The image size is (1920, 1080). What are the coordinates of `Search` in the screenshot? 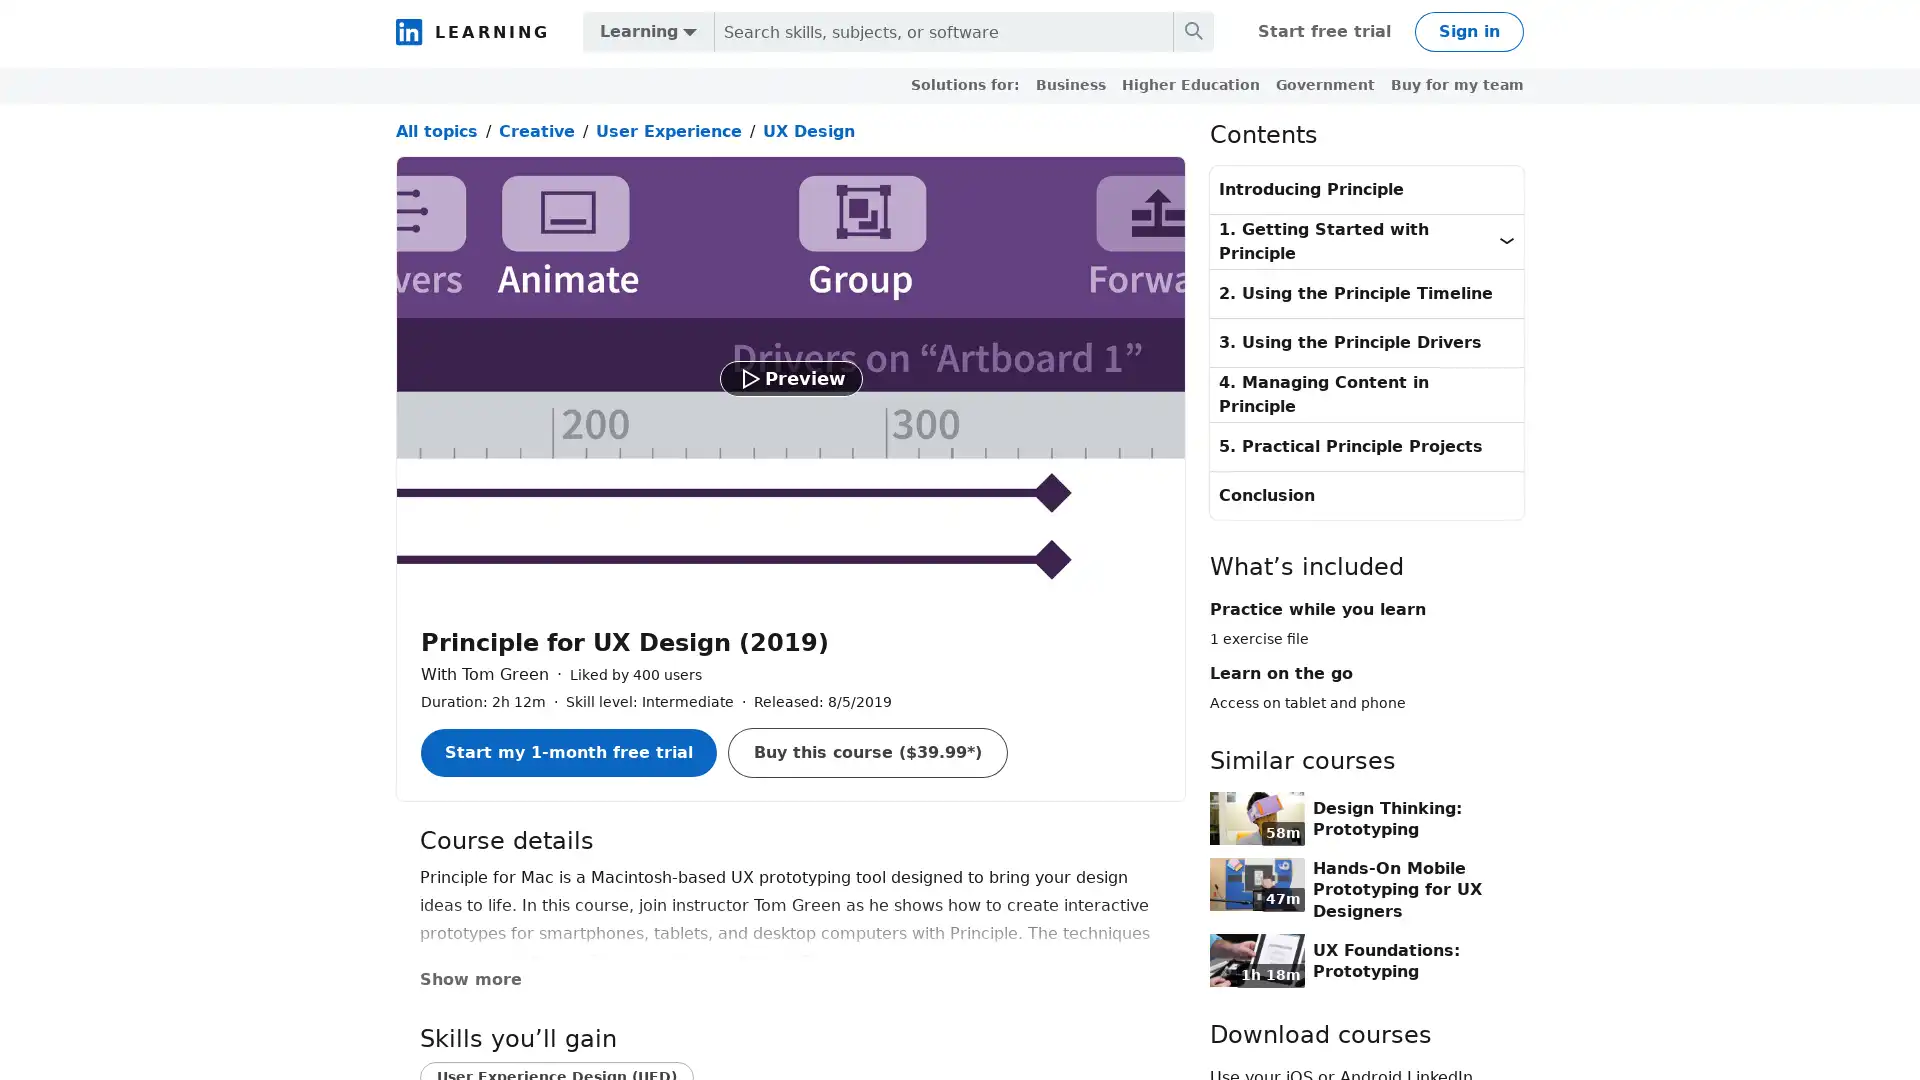 It's located at (1194, 31).